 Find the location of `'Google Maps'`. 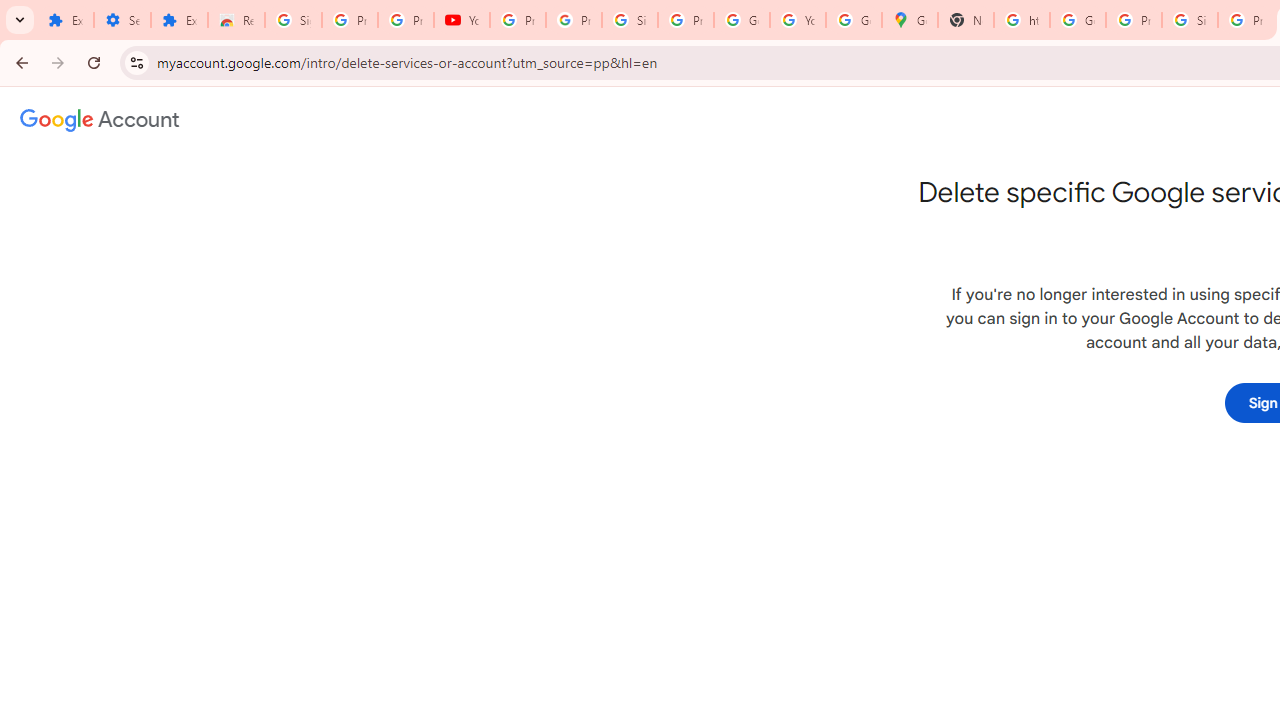

'Google Maps' is located at coordinates (909, 20).